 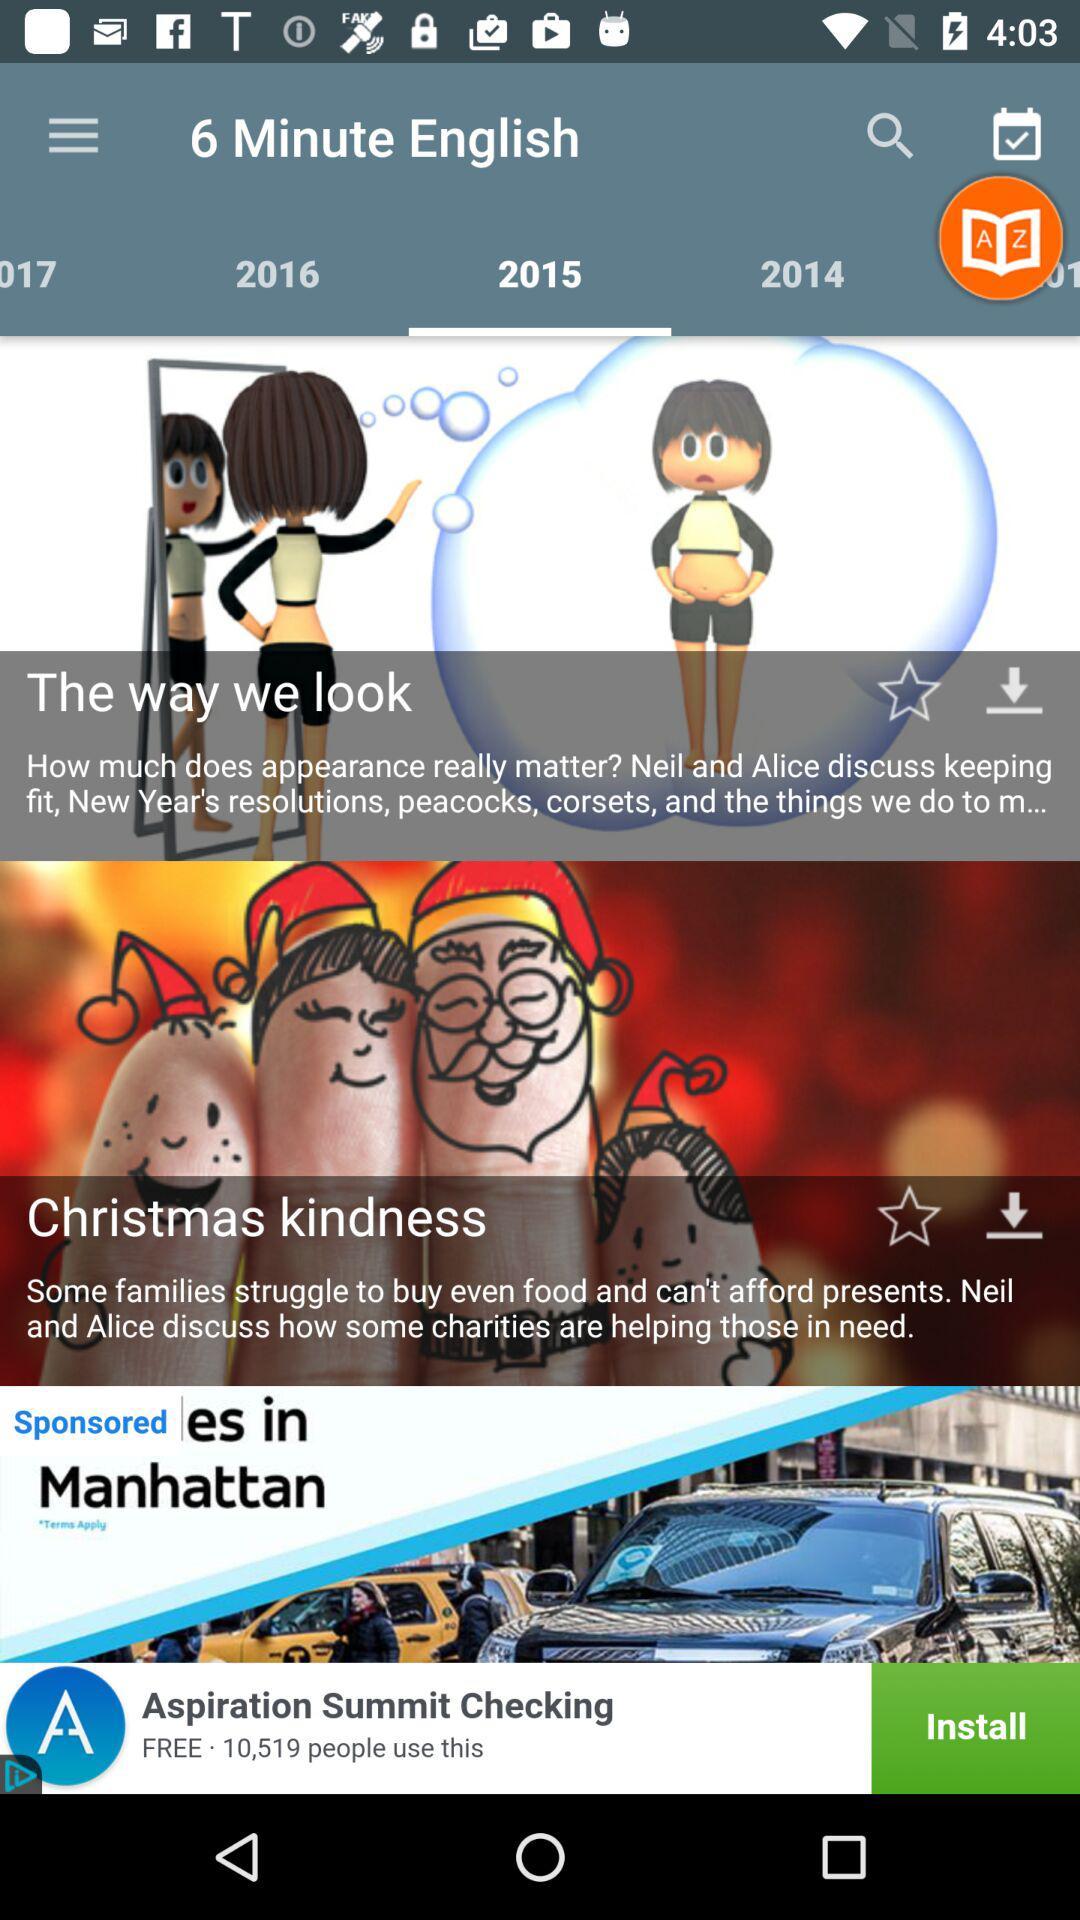 I want to click on the icon above the 2013, so click(x=1017, y=135).